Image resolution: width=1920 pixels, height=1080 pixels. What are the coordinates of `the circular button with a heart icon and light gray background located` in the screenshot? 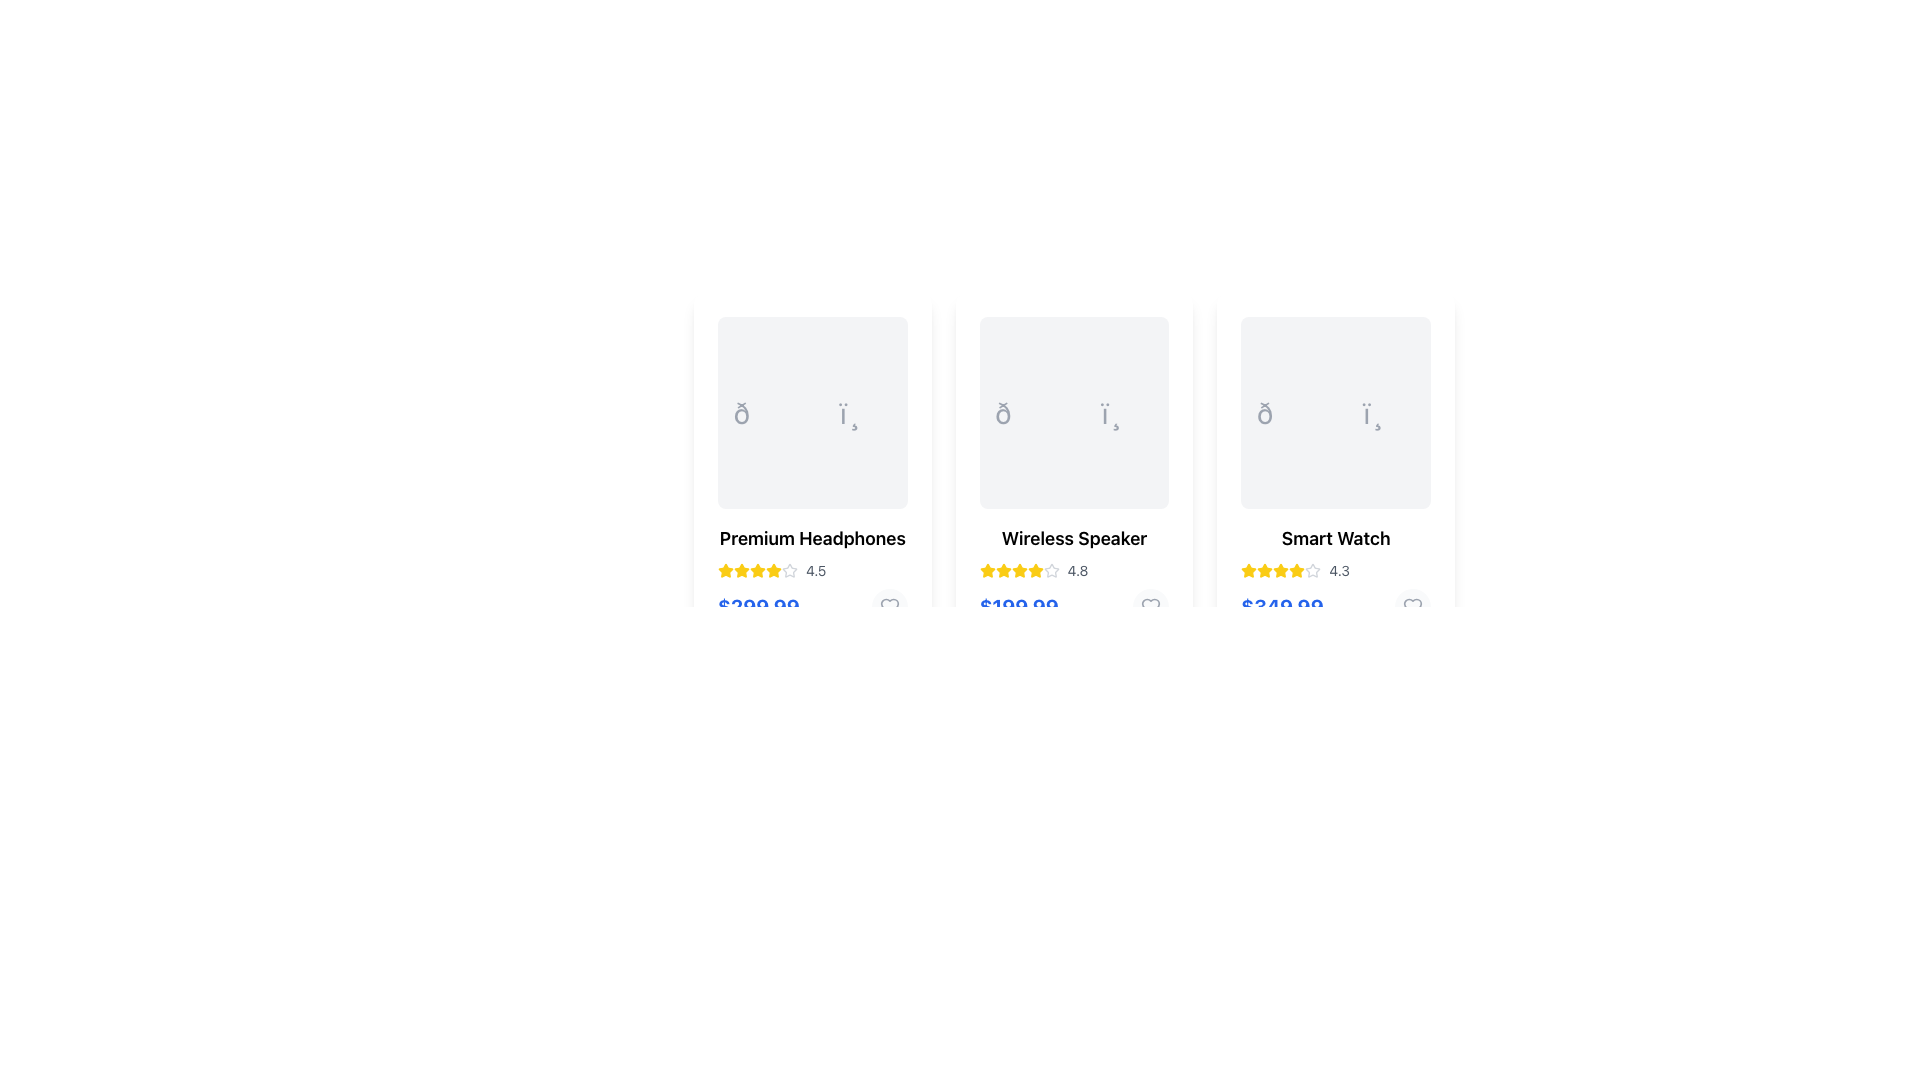 It's located at (888, 605).